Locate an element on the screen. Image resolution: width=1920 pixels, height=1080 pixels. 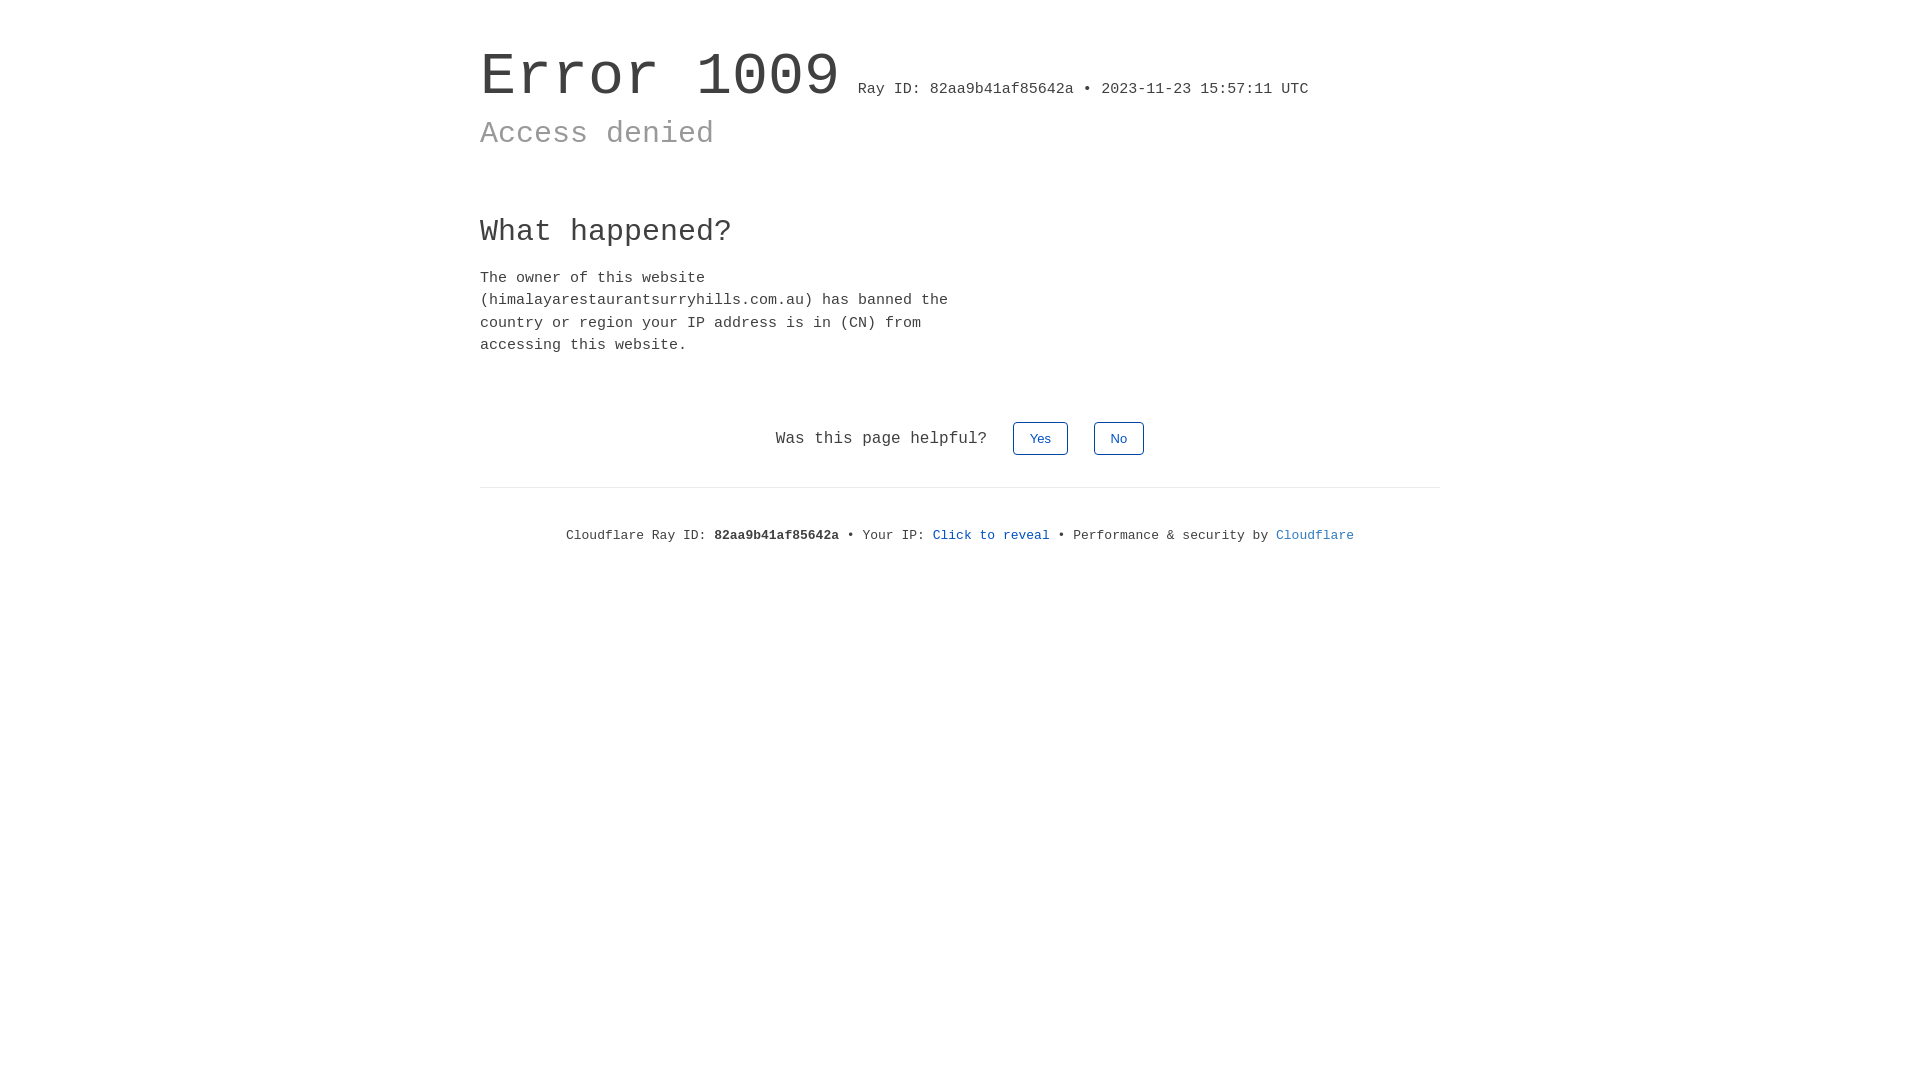
'Cloudflare' is located at coordinates (1275, 534).